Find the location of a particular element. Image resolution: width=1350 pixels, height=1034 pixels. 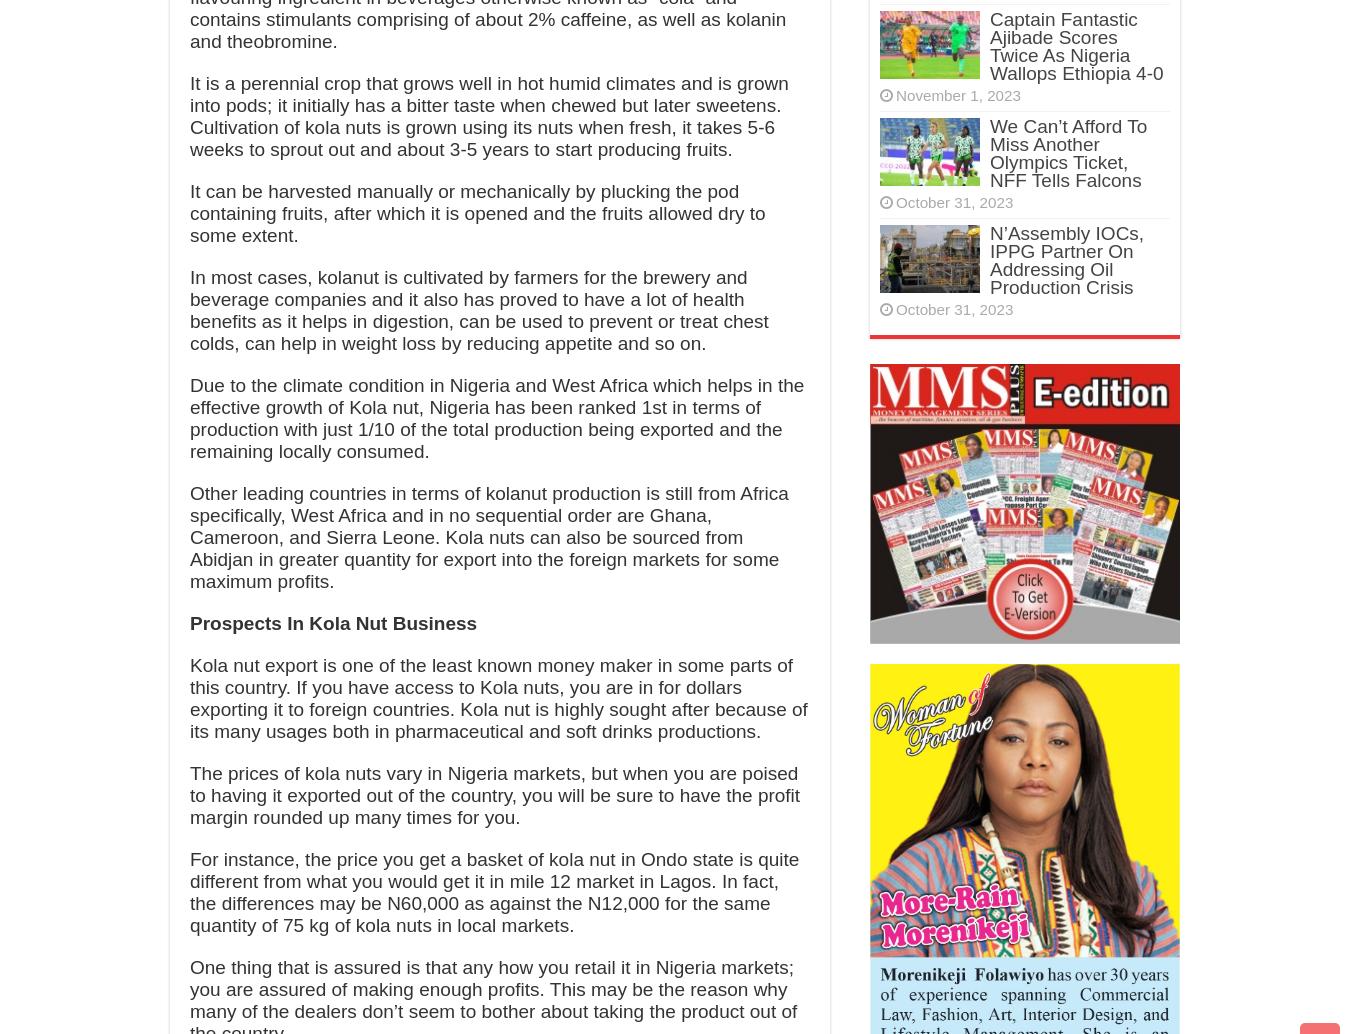

'November 1, 2023' is located at coordinates (956, 95).